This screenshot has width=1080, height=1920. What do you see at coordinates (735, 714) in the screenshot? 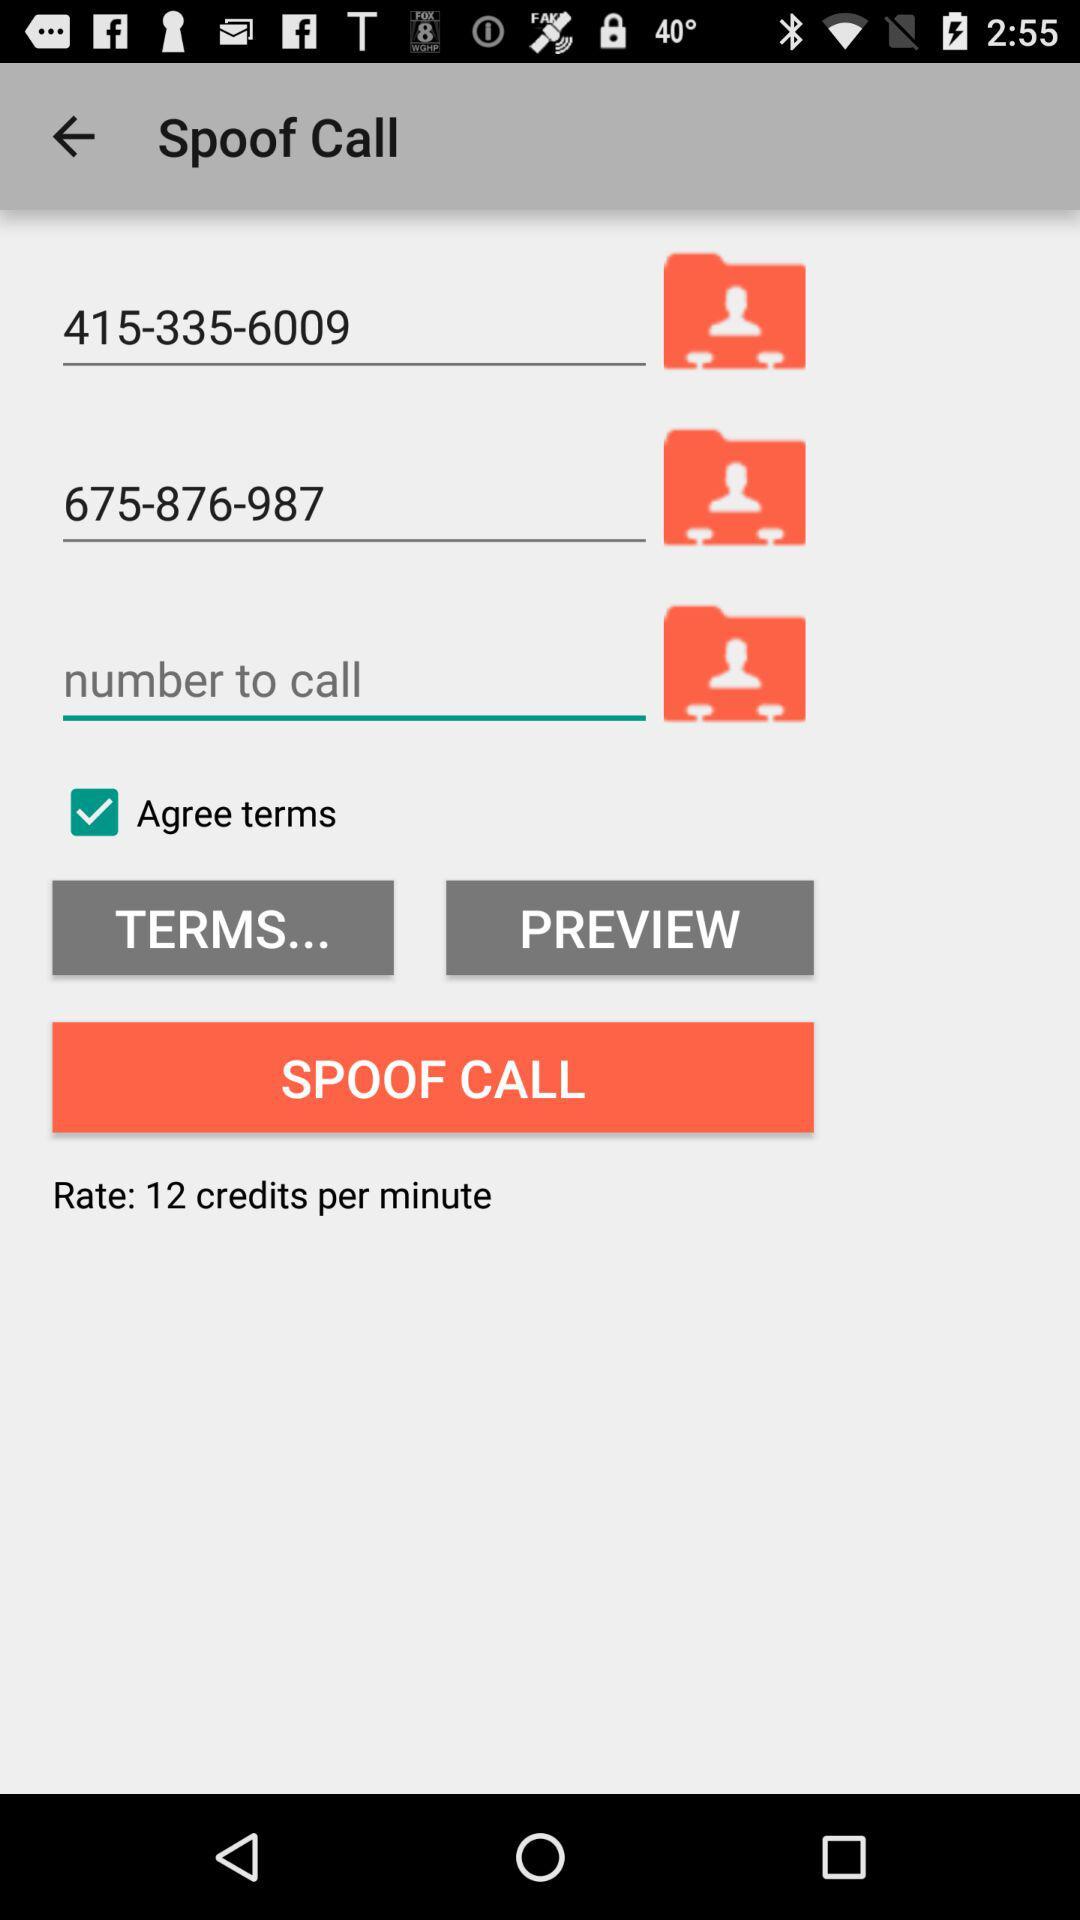
I see `the folder icon` at bounding box center [735, 714].